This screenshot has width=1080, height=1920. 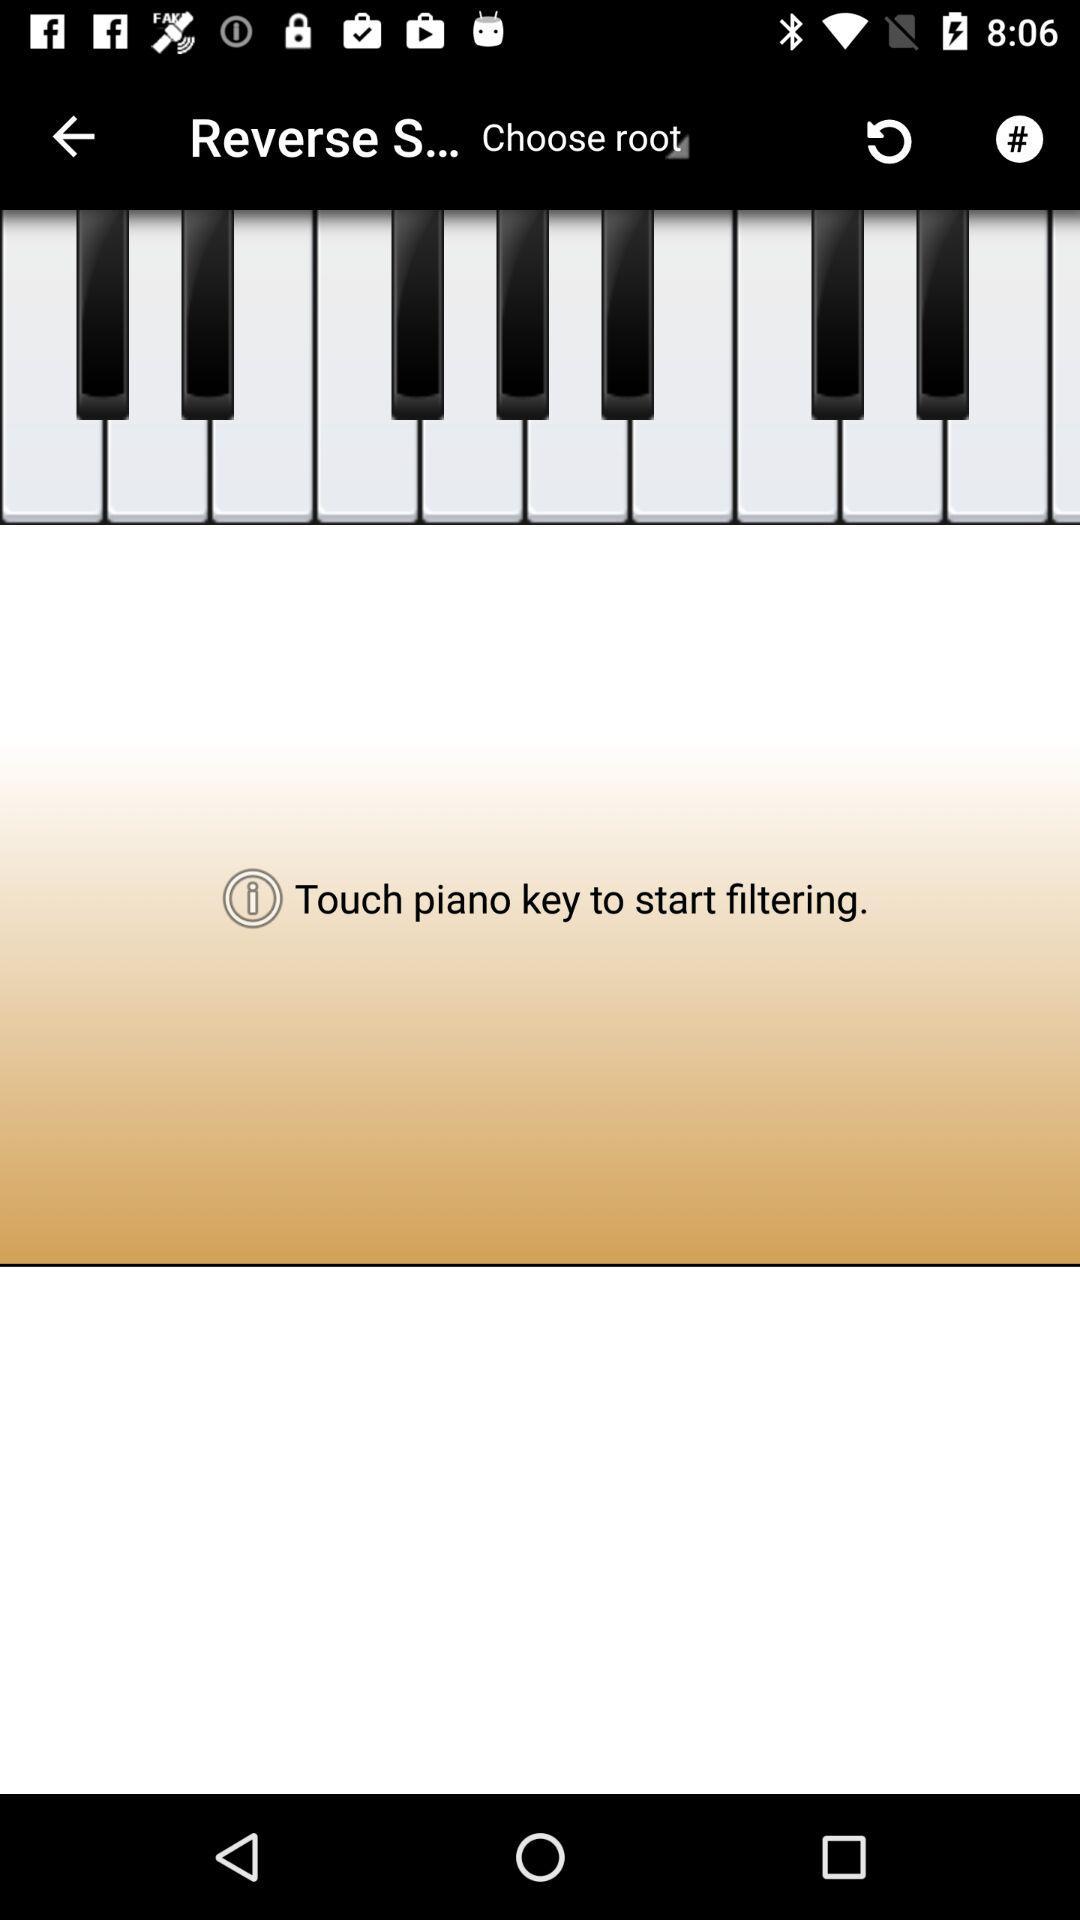 What do you see at coordinates (891, 367) in the screenshot?
I see `piano chord` at bounding box center [891, 367].